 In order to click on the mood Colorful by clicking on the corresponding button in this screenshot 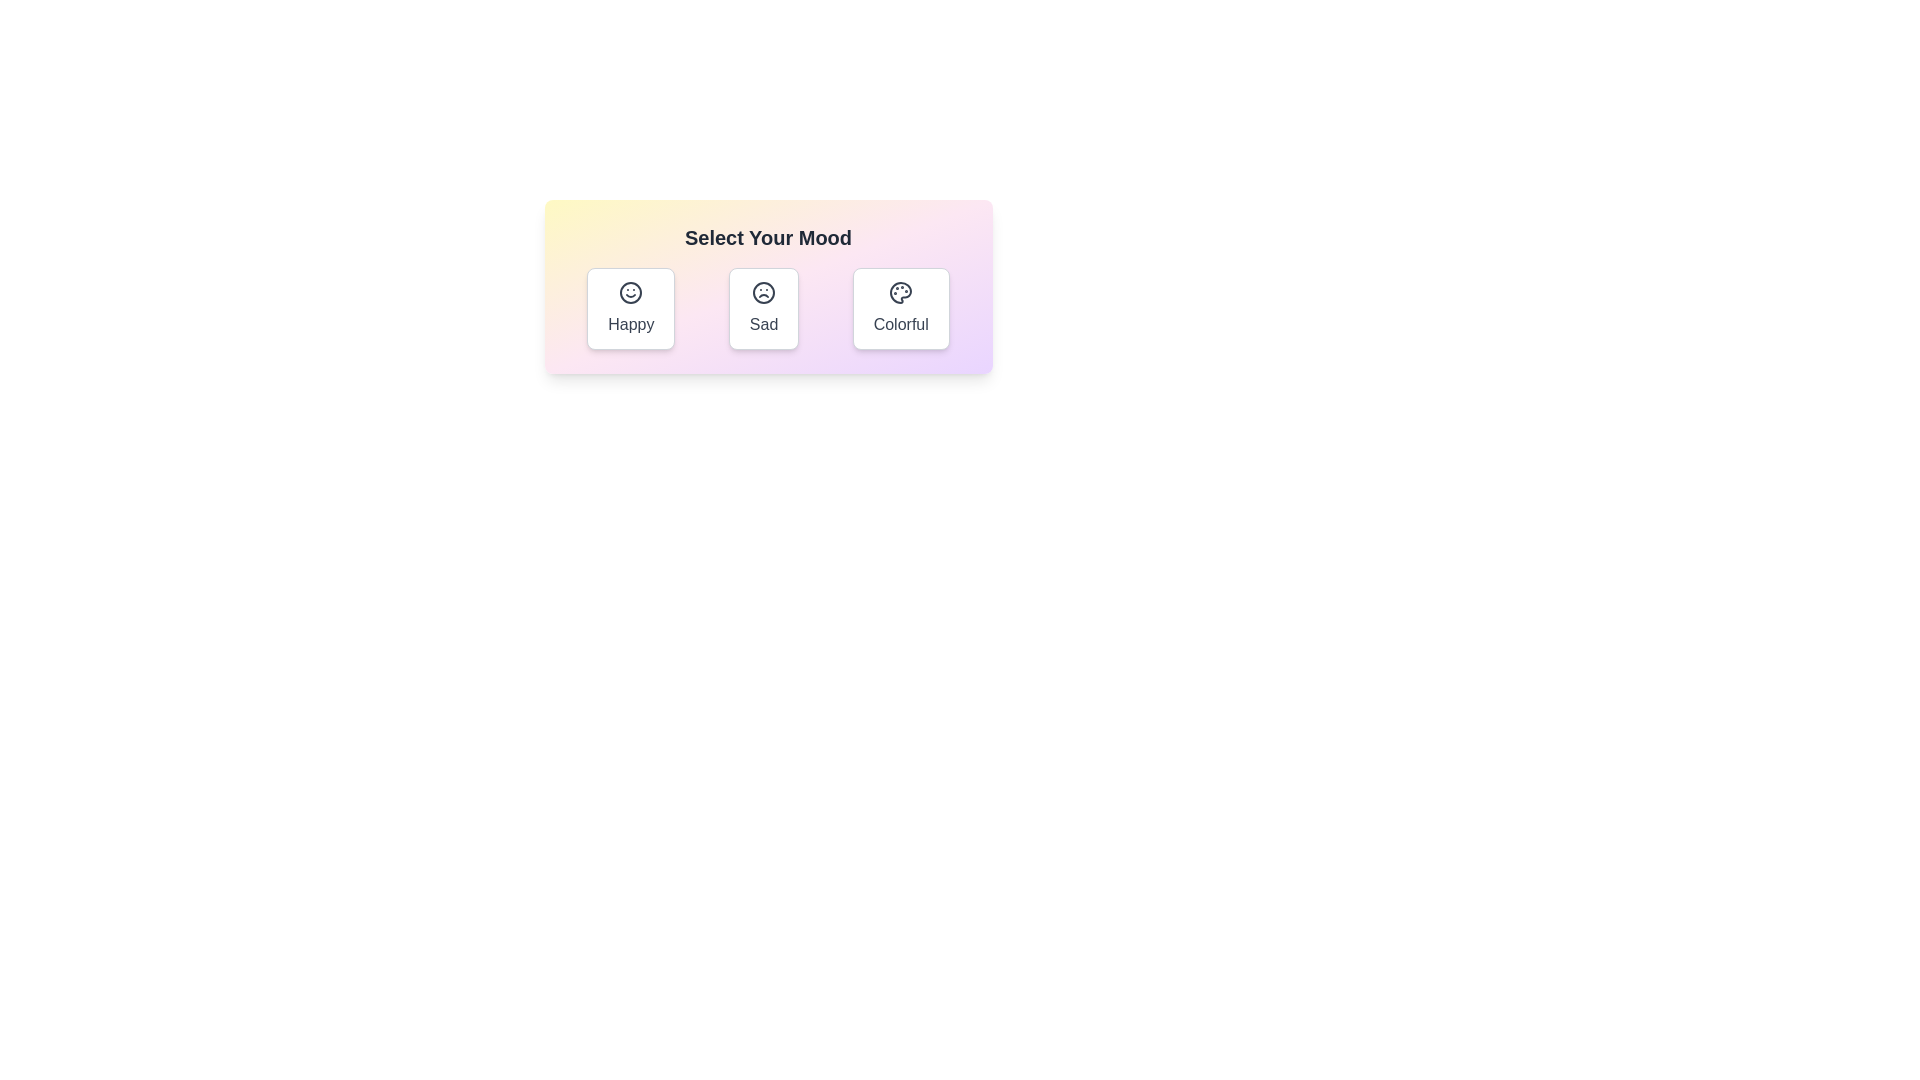, I will do `click(900, 308)`.